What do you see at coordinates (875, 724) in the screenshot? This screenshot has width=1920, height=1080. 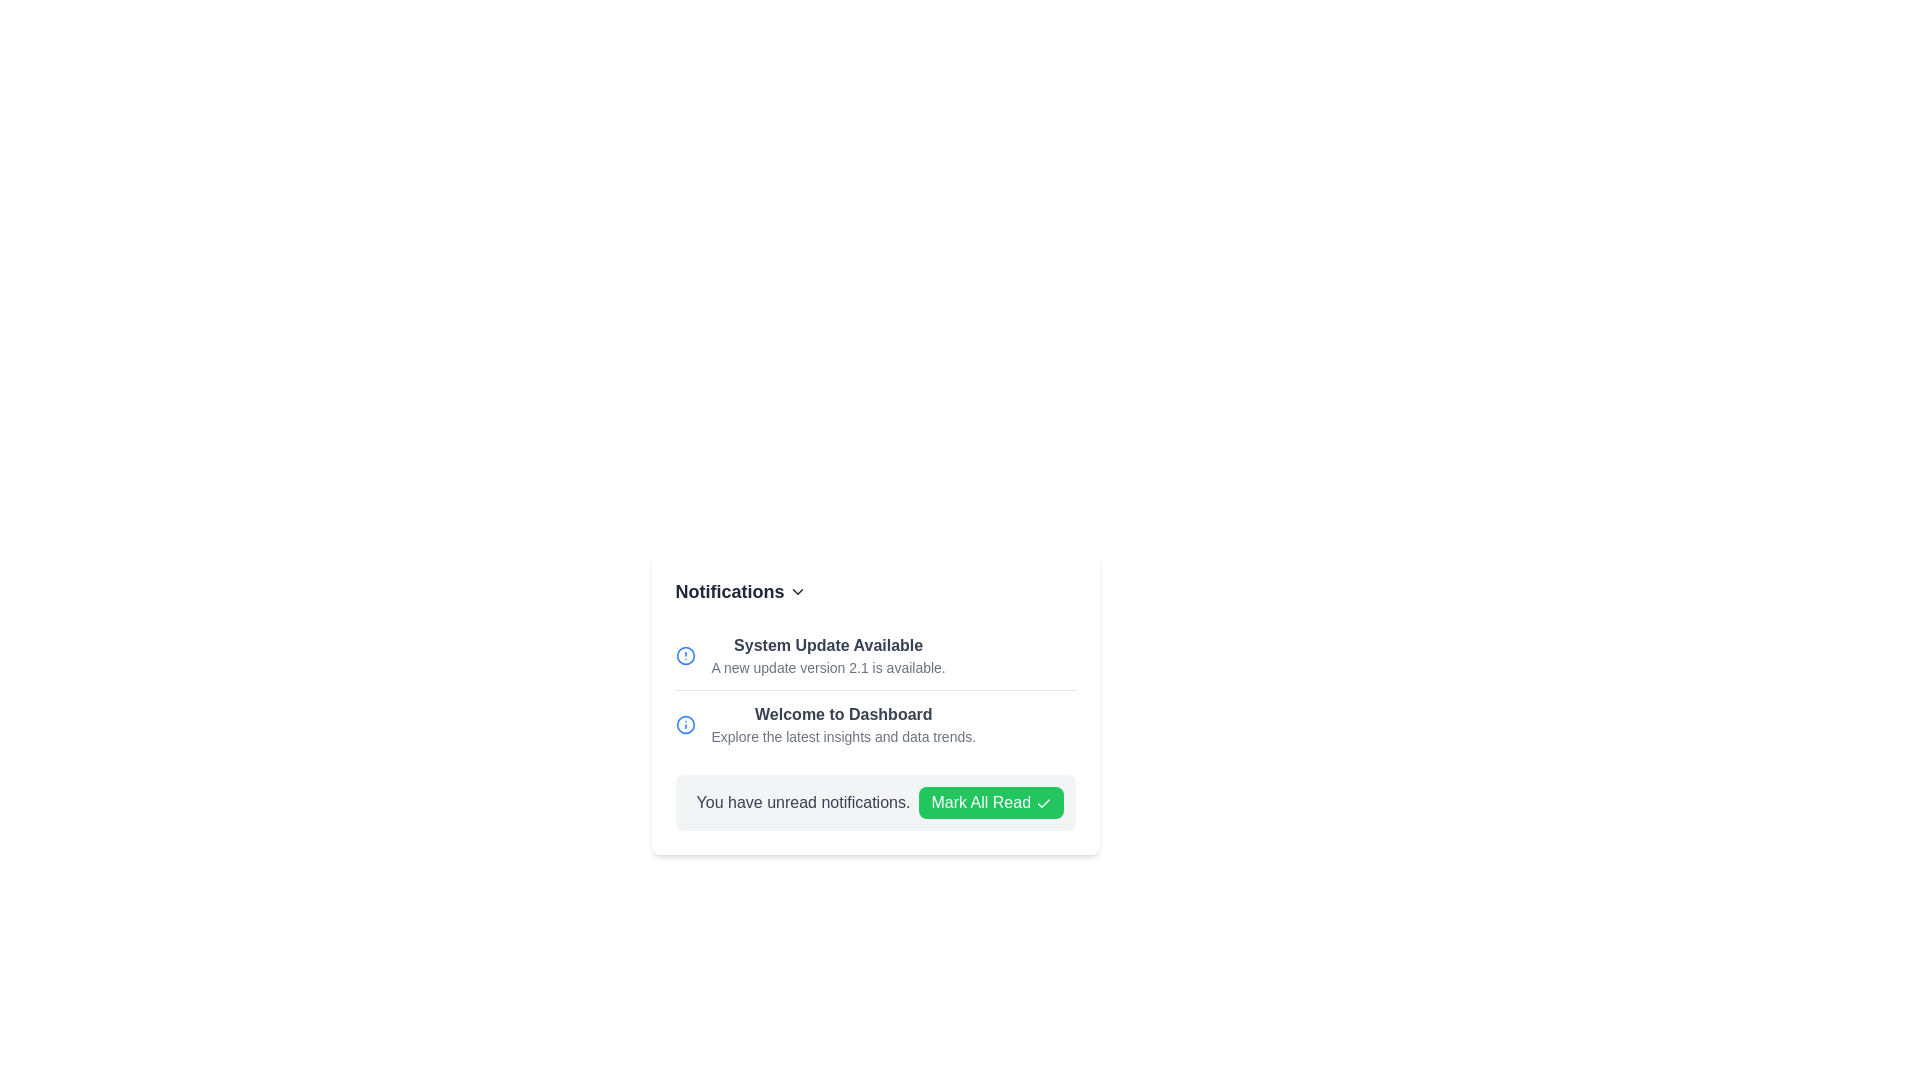 I see `the informational text block titled 'Welcome to Dashboard', which features a bold title and a subtitle, located below the 'System Update Available' notification` at bounding box center [875, 724].